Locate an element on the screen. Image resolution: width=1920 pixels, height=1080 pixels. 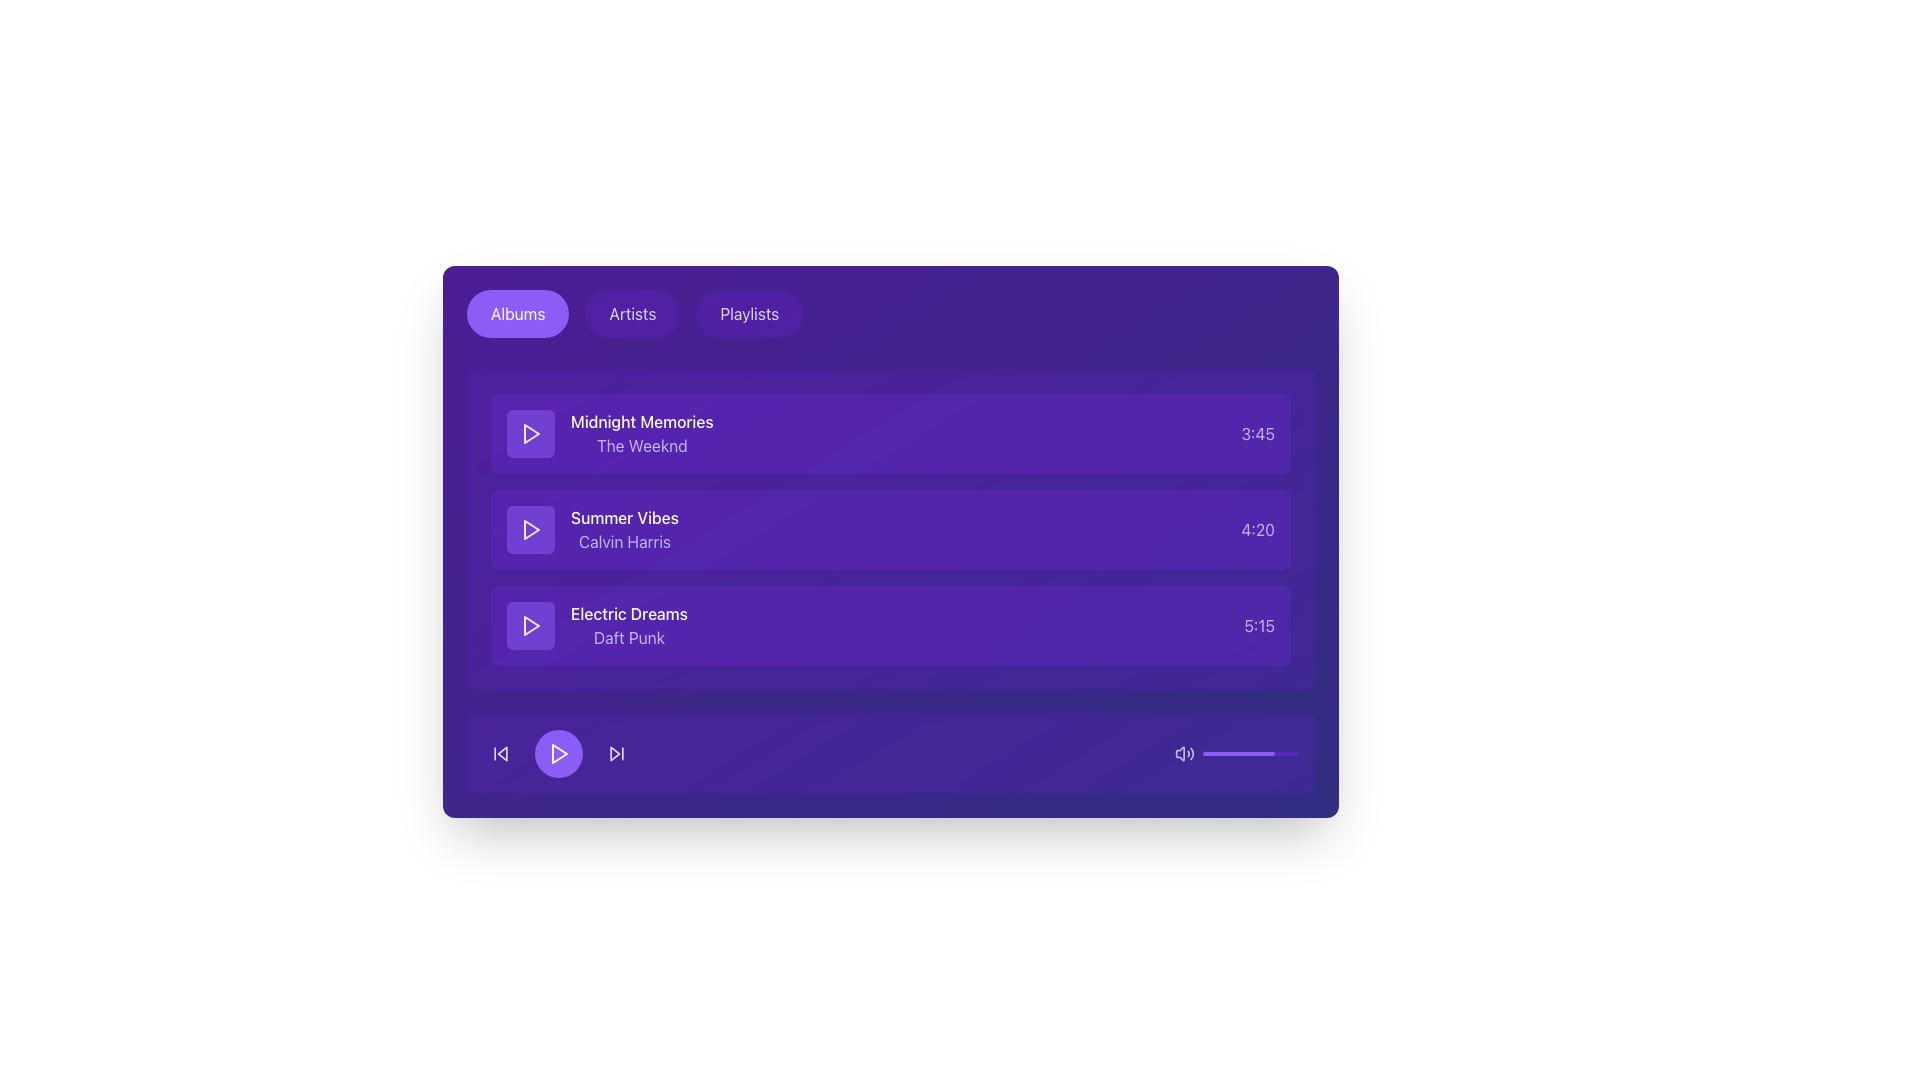
the second item in the song list that reads 'Summer Vibes' by Calvin Harris, styled with vibrant violet hues and rounded corners is located at coordinates (890, 528).